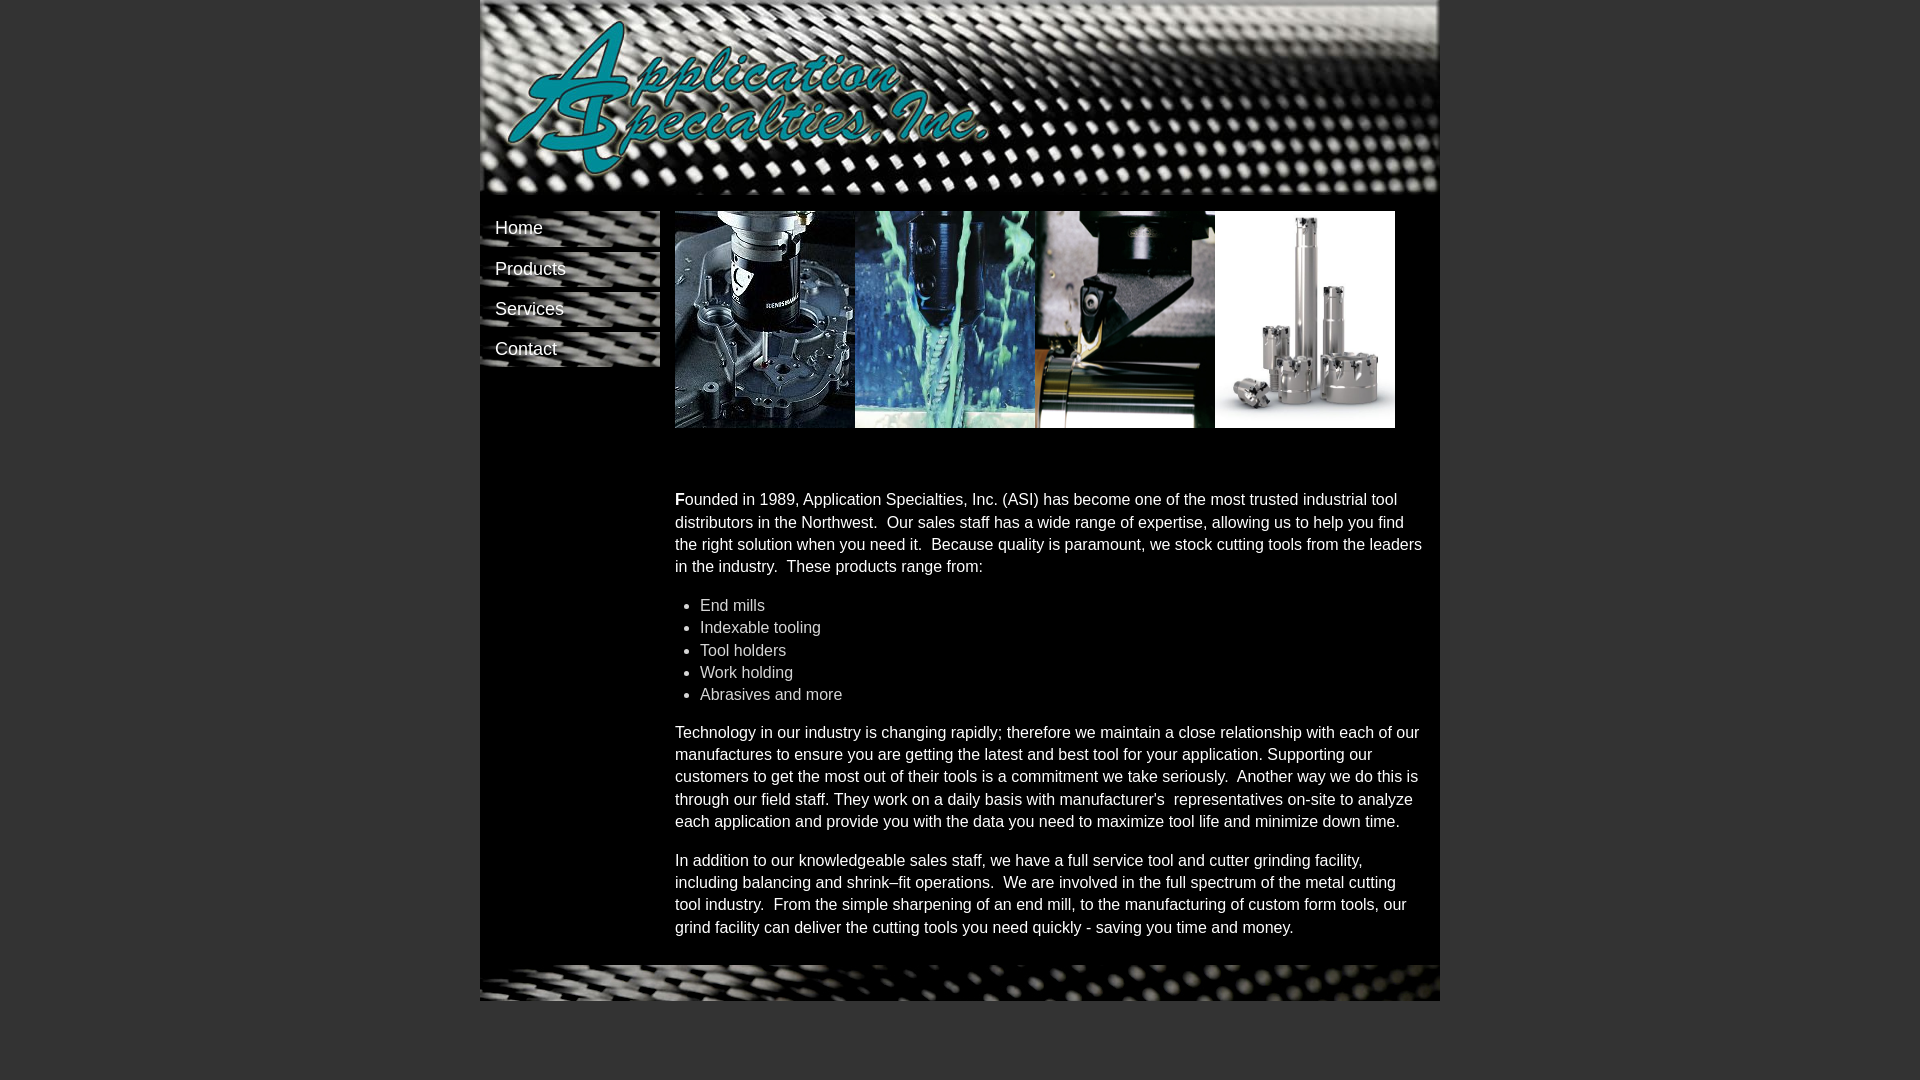 Image resolution: width=1920 pixels, height=1080 pixels. What do you see at coordinates (569, 227) in the screenshot?
I see `'Home'` at bounding box center [569, 227].